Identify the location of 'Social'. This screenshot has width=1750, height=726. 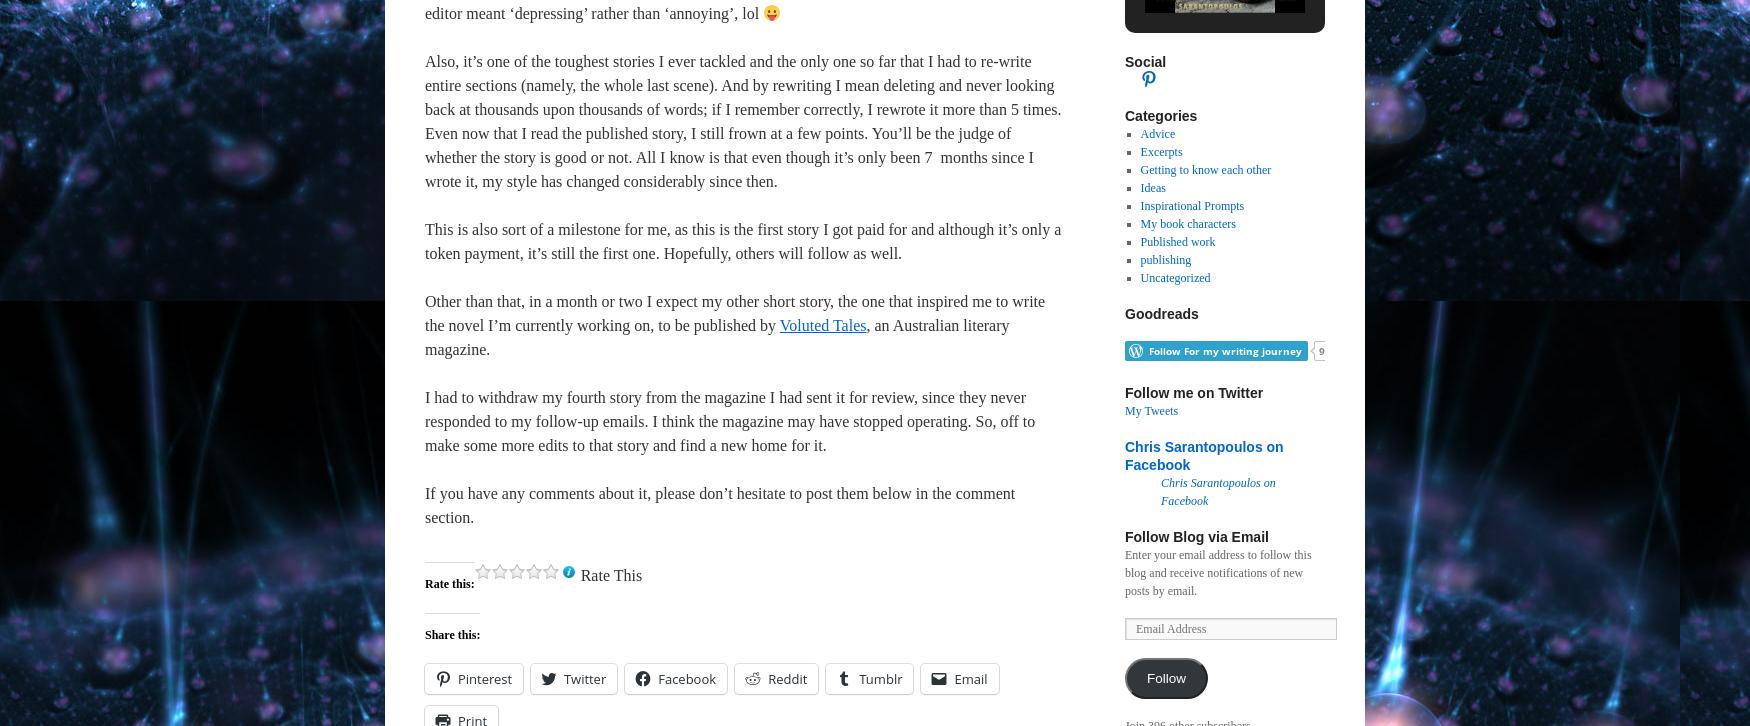
(1144, 60).